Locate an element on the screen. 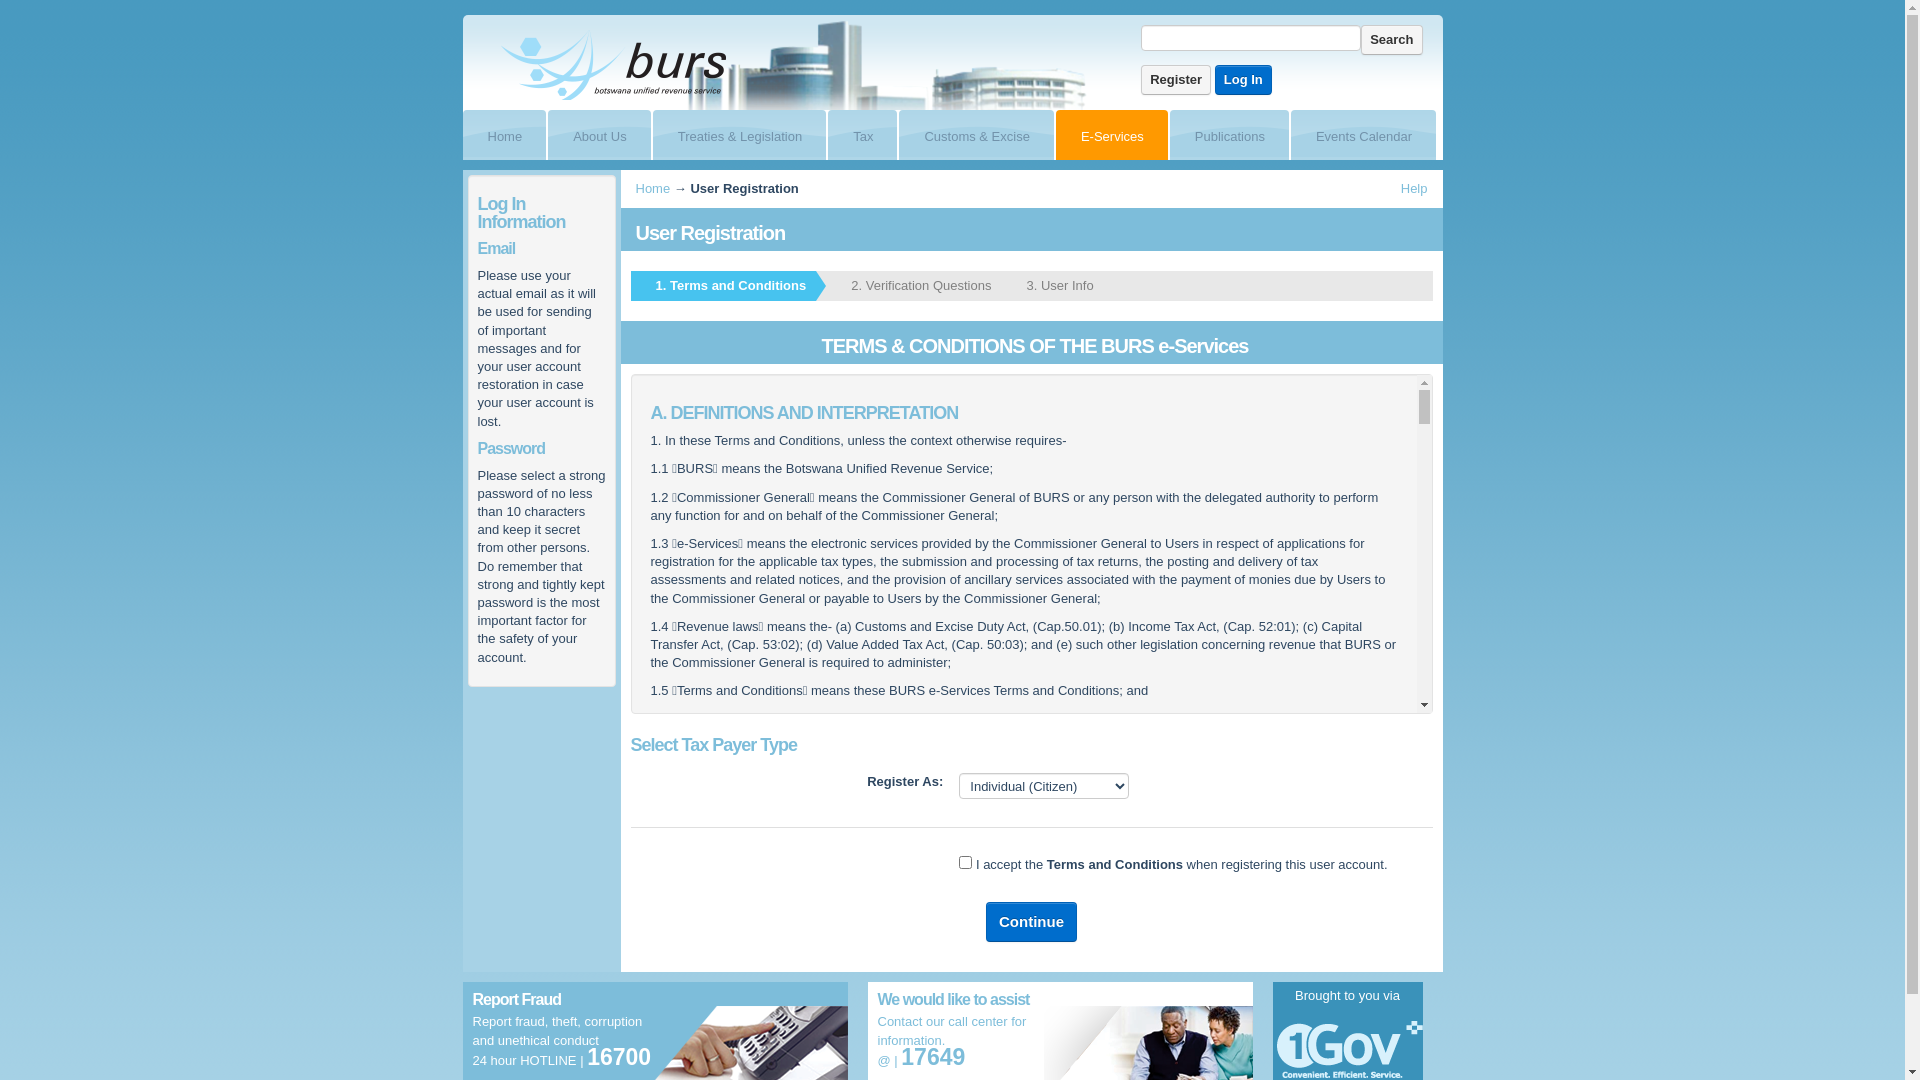 The height and width of the screenshot is (1080, 1920). 'Search' is located at coordinates (1360, 39).